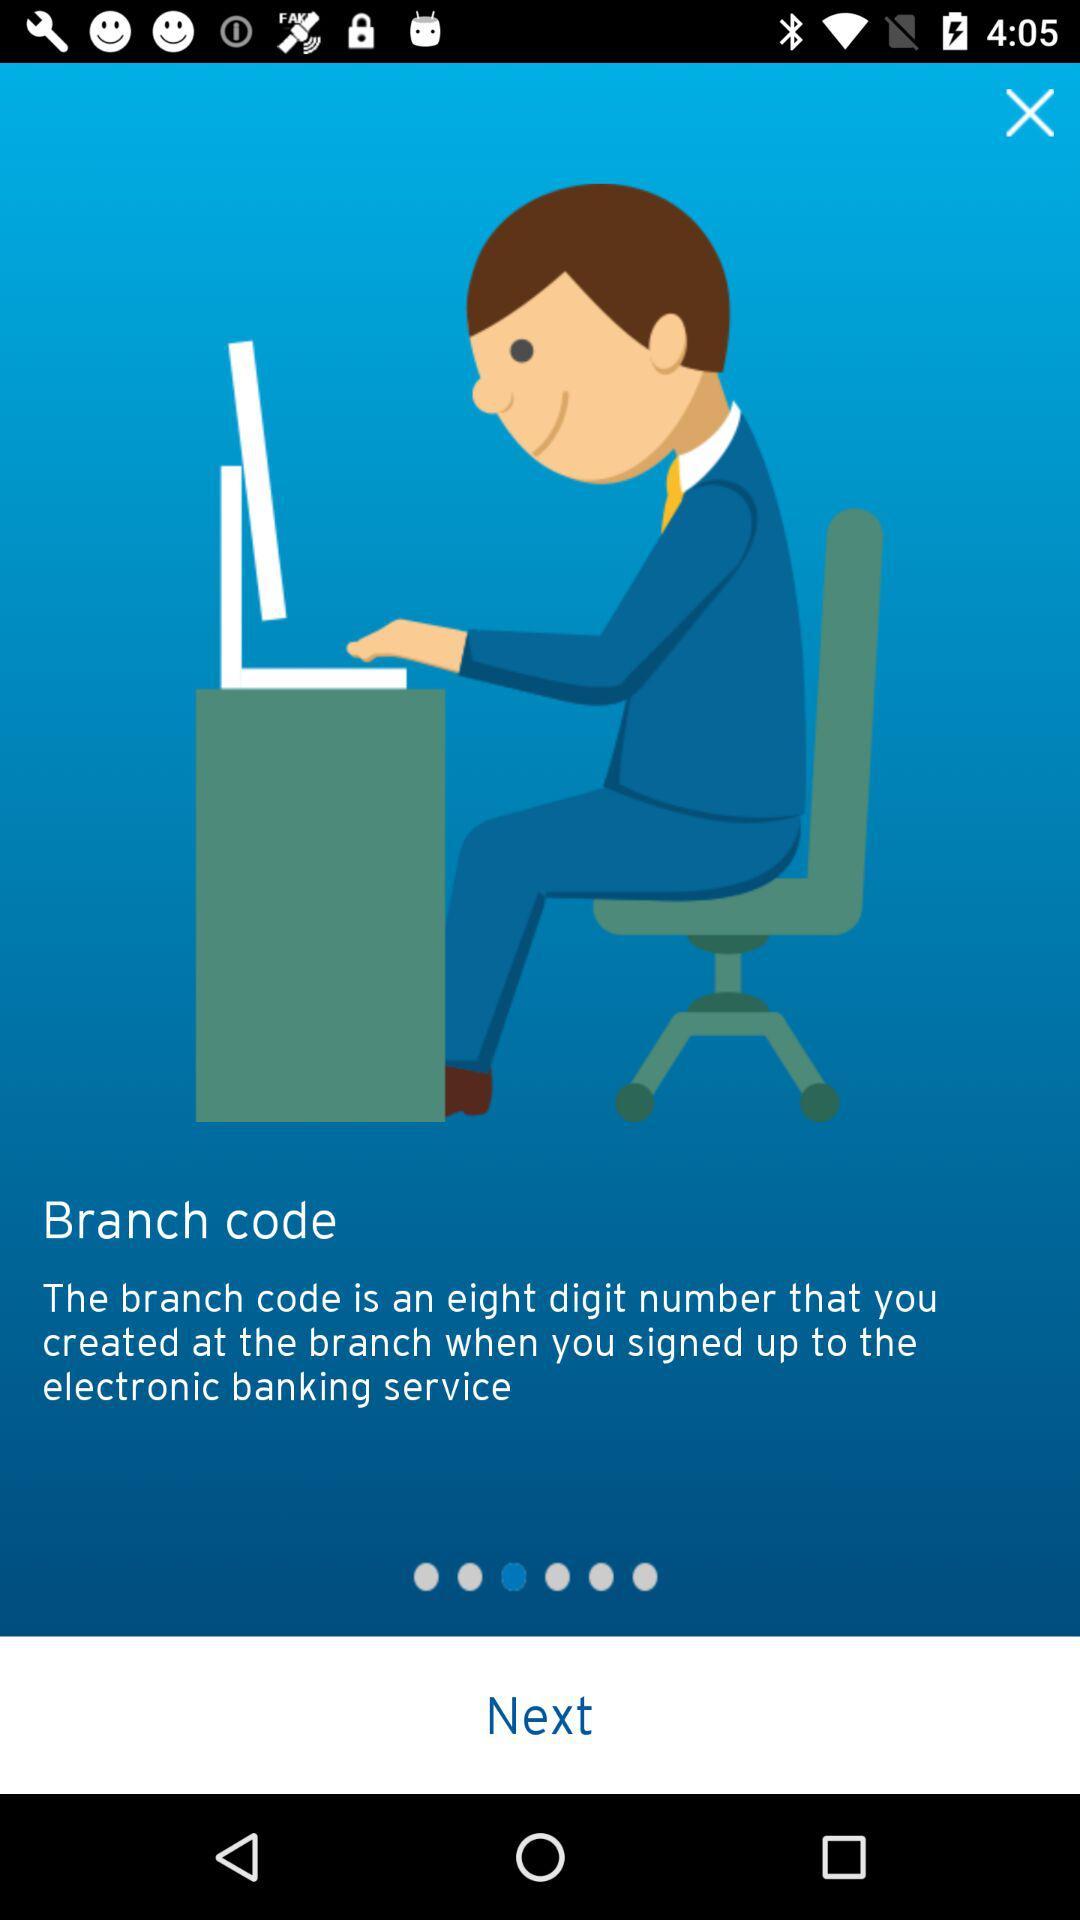 The width and height of the screenshot is (1080, 1920). What do you see at coordinates (1030, 111) in the screenshot?
I see `the close icon` at bounding box center [1030, 111].